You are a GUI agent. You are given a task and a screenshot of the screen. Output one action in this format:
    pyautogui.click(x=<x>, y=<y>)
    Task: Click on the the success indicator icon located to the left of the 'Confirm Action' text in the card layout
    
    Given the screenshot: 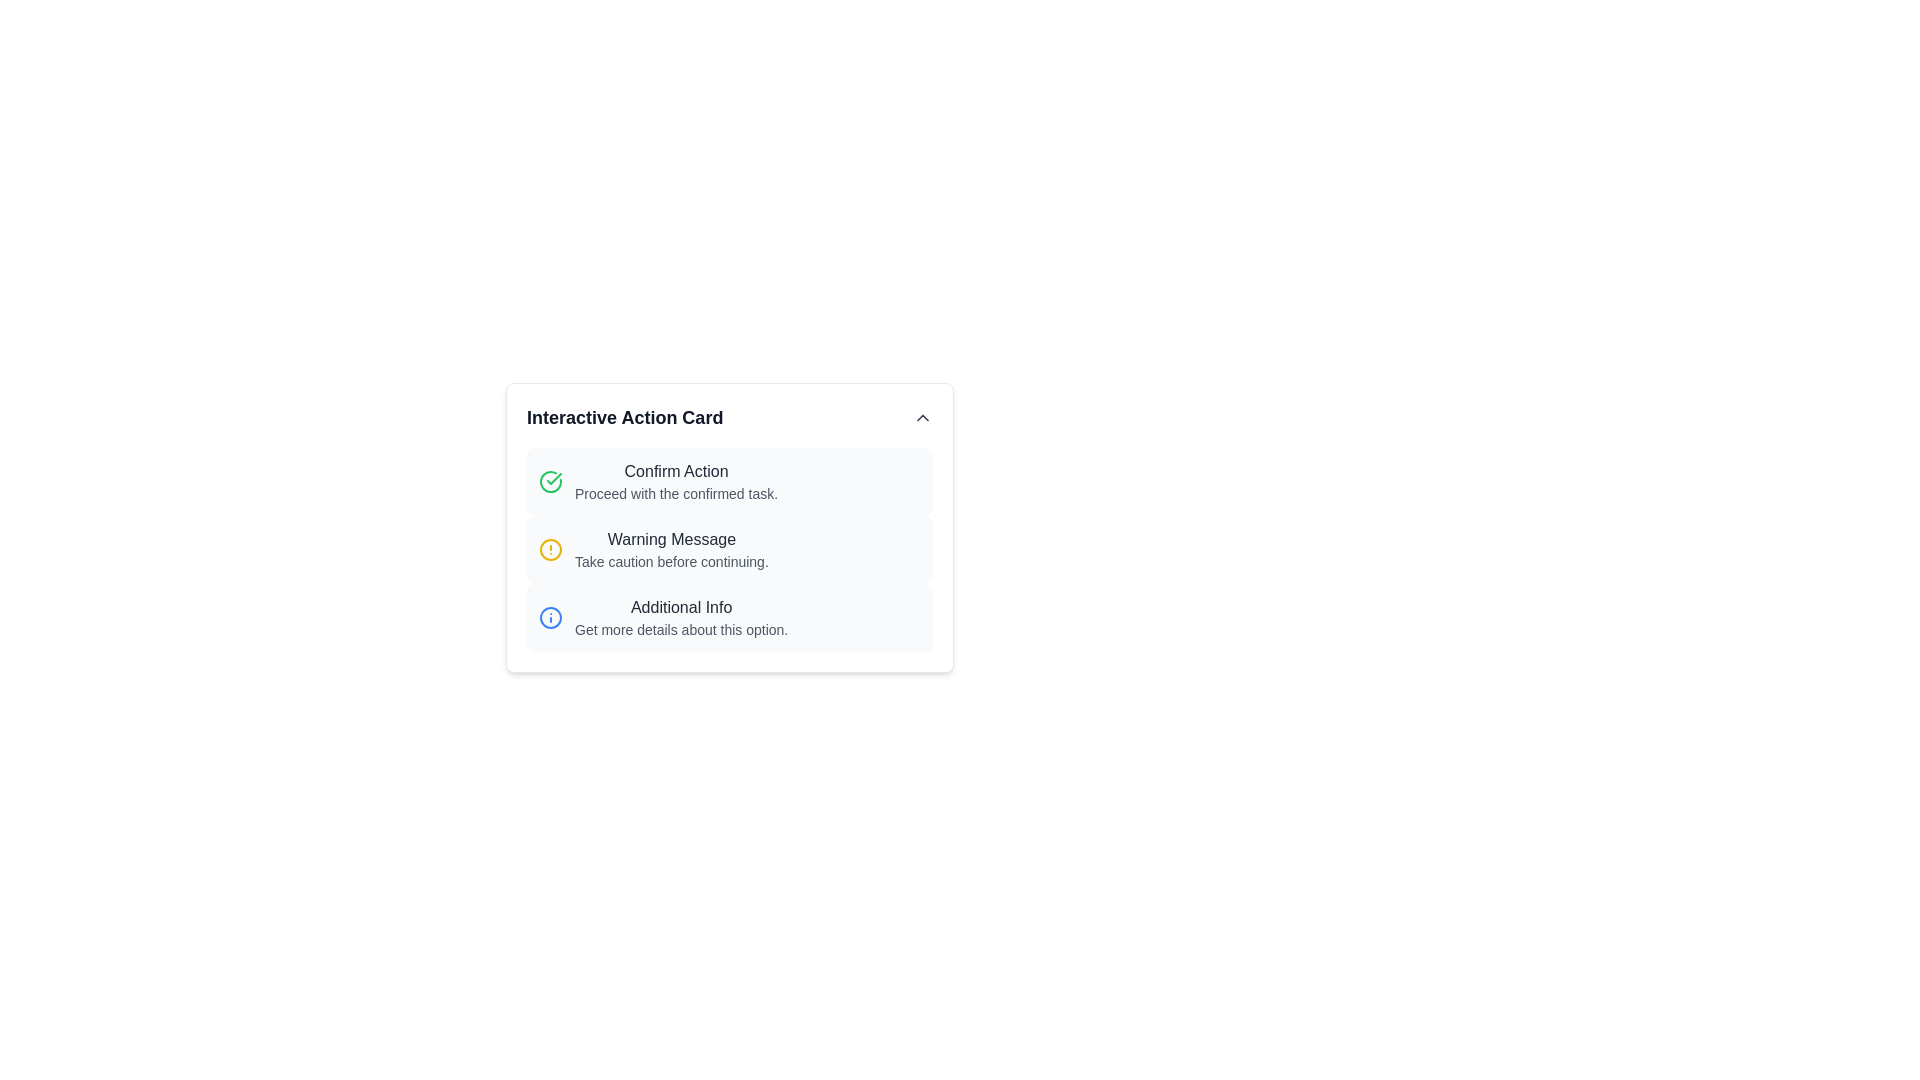 What is the action you would take?
    pyautogui.click(x=551, y=482)
    